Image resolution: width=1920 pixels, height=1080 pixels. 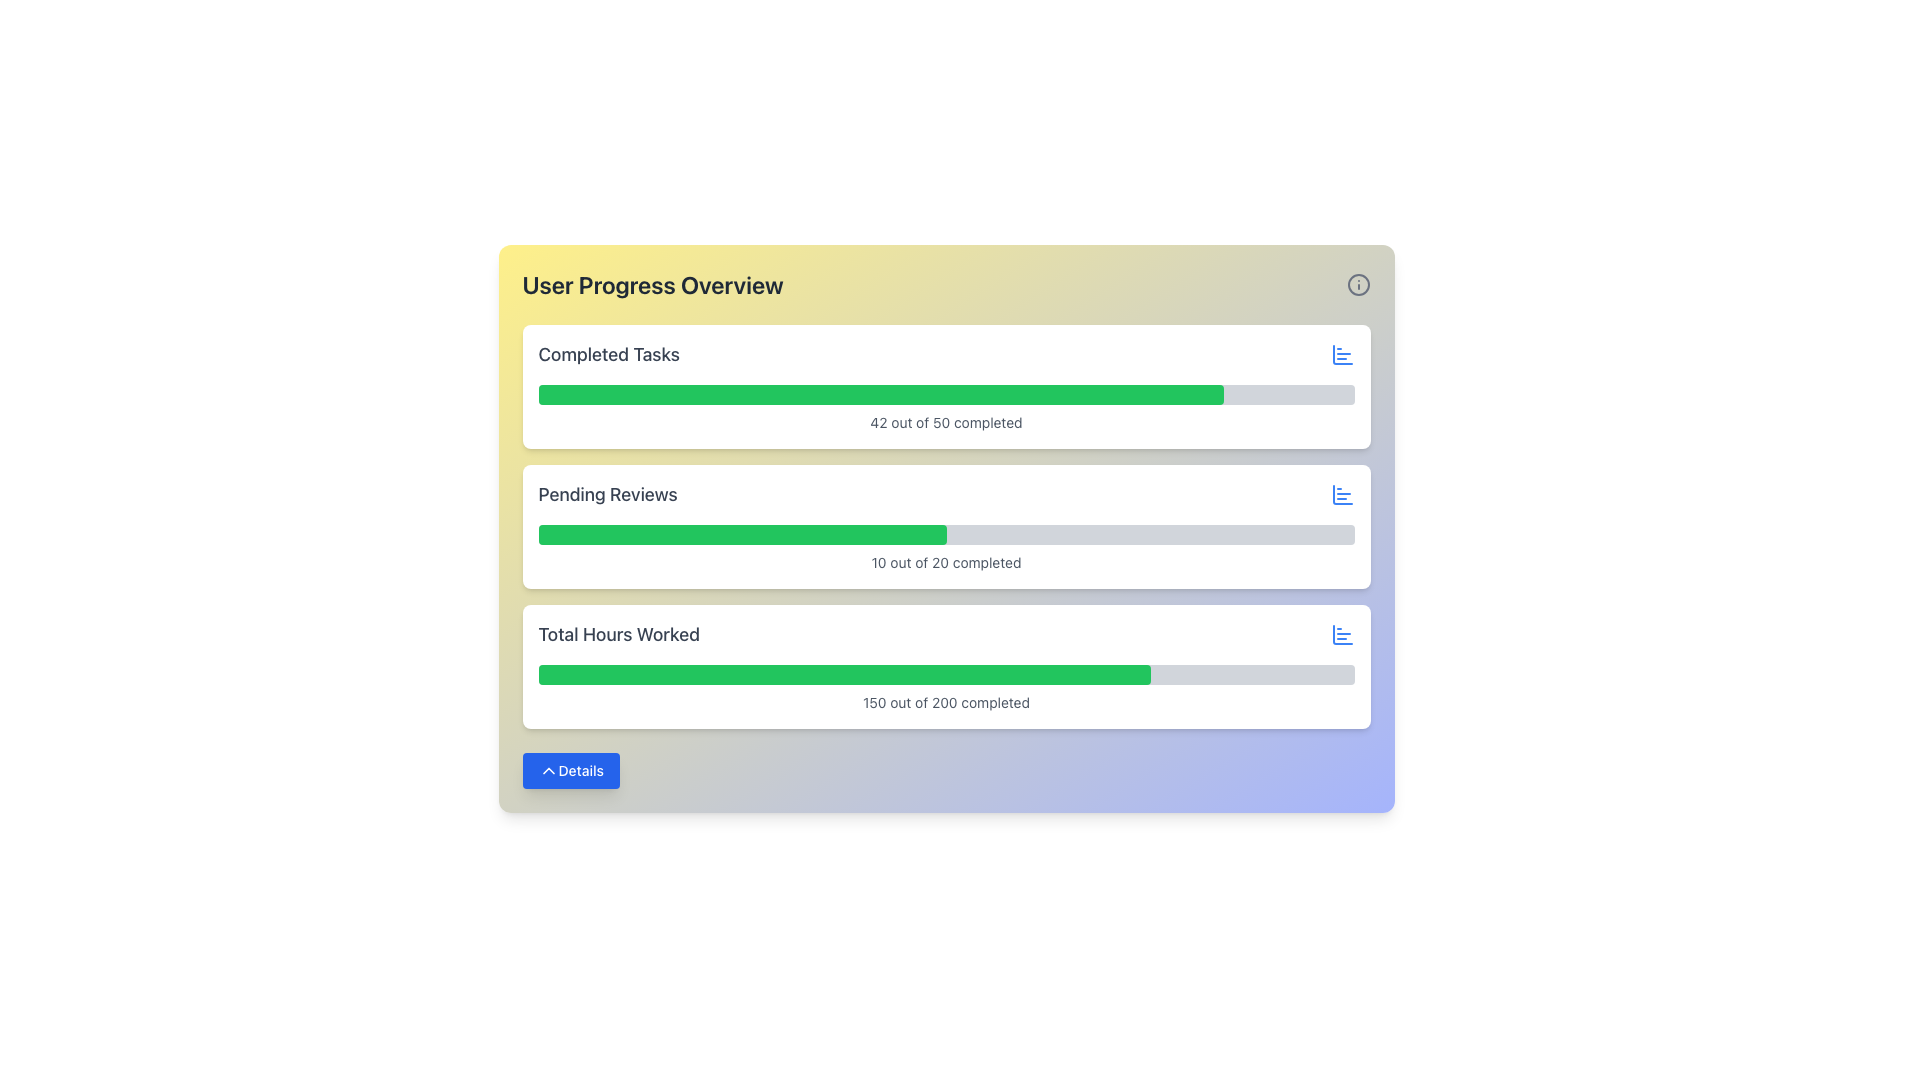 What do you see at coordinates (945, 394) in the screenshot?
I see `the progress bar indicating 84% completion located in the 'Completed Tasks' card, positioned below its heading` at bounding box center [945, 394].